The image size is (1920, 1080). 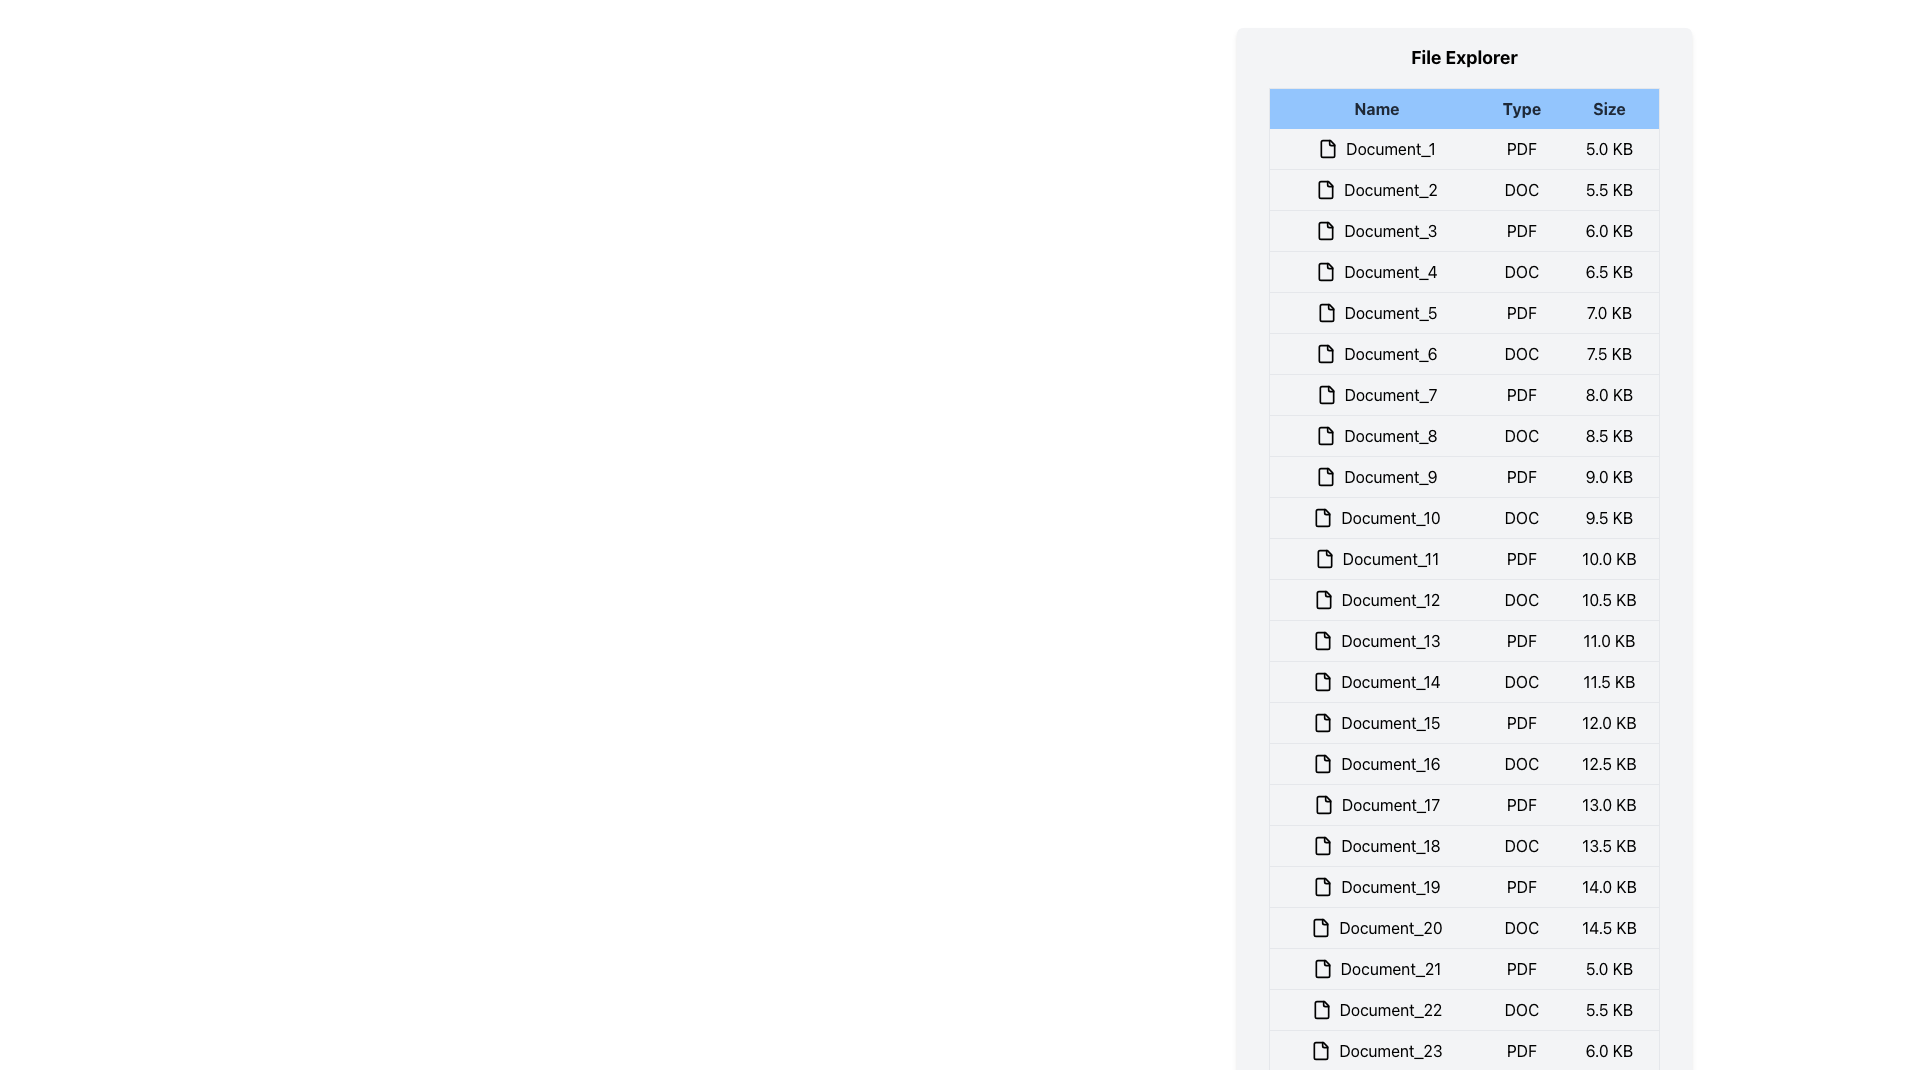 I want to click on the Text label indicating the size of the file 'Document_6' in kilobytes located in the sixth row of the table under the 'Size' column, so click(x=1609, y=353).